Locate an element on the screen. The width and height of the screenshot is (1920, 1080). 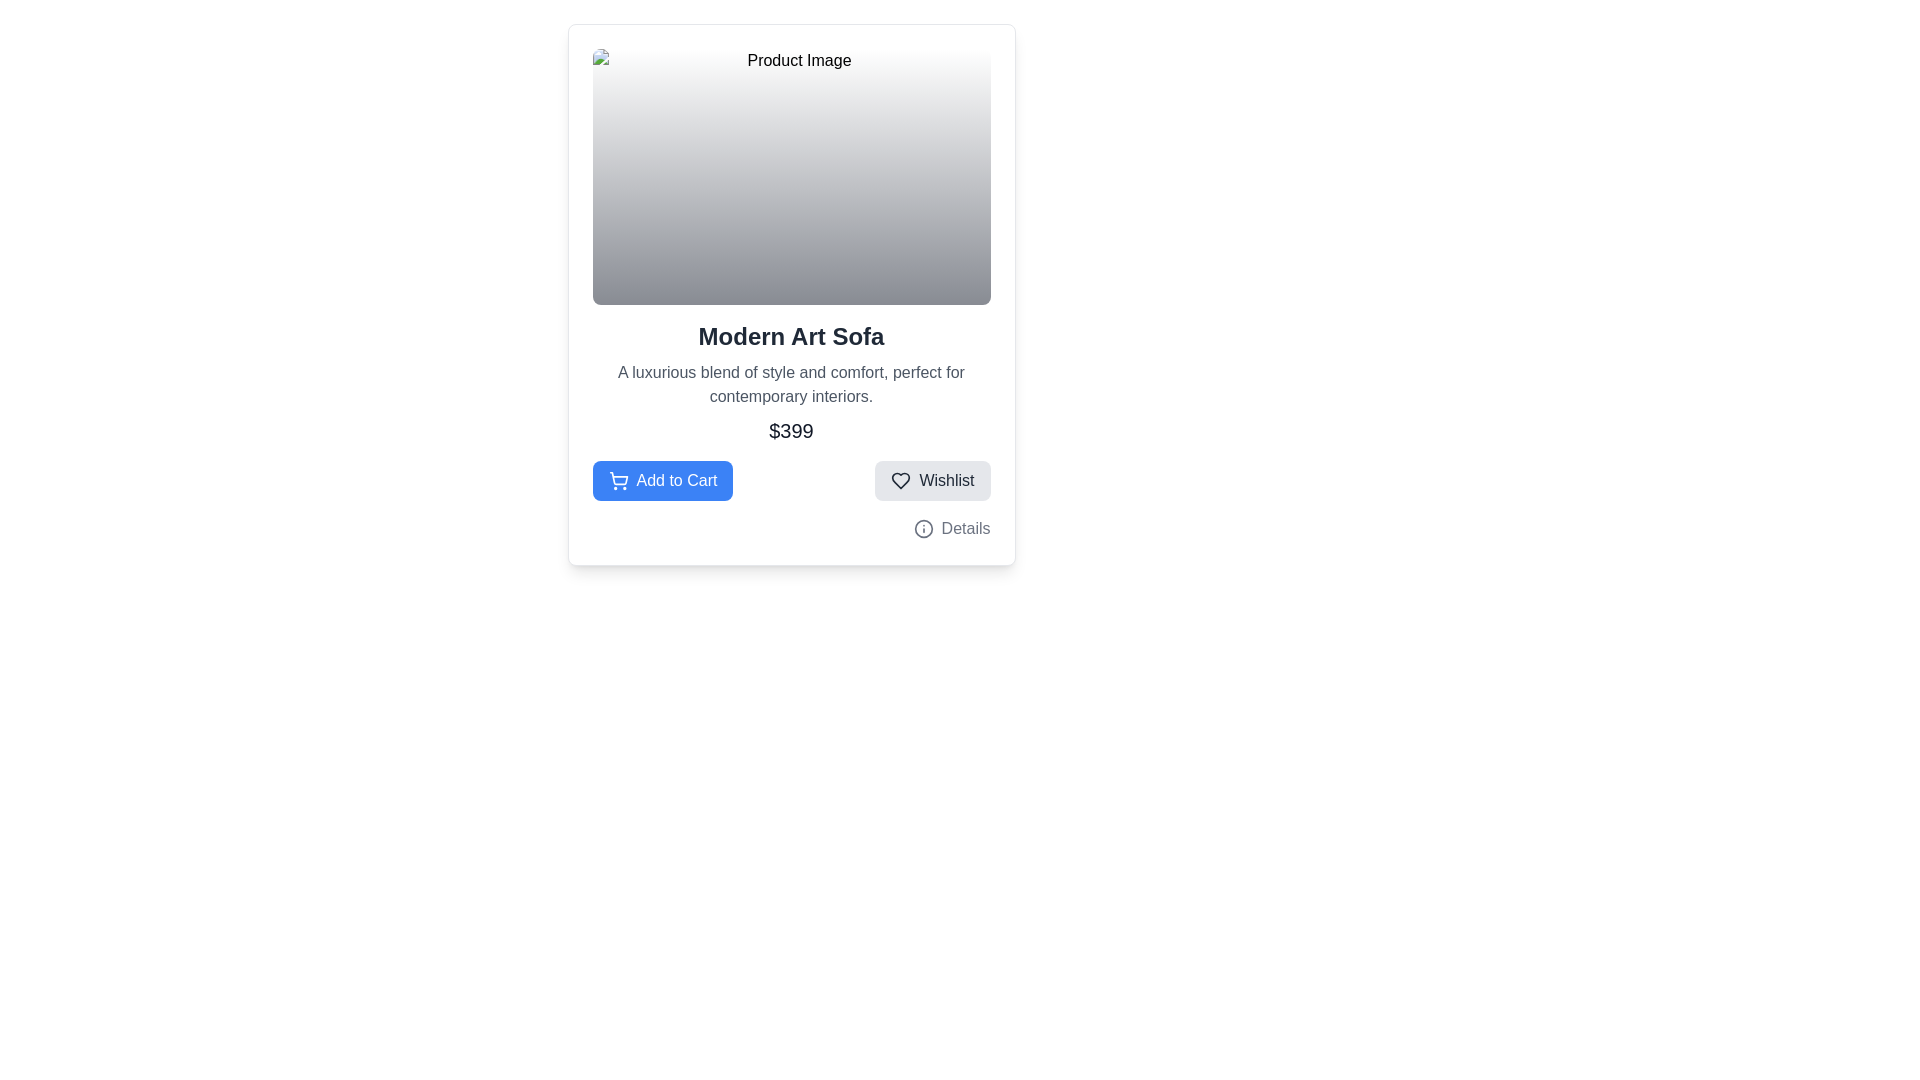
the 'Add to Cart' button located at the bottom of the product card layout is located at coordinates (662, 481).